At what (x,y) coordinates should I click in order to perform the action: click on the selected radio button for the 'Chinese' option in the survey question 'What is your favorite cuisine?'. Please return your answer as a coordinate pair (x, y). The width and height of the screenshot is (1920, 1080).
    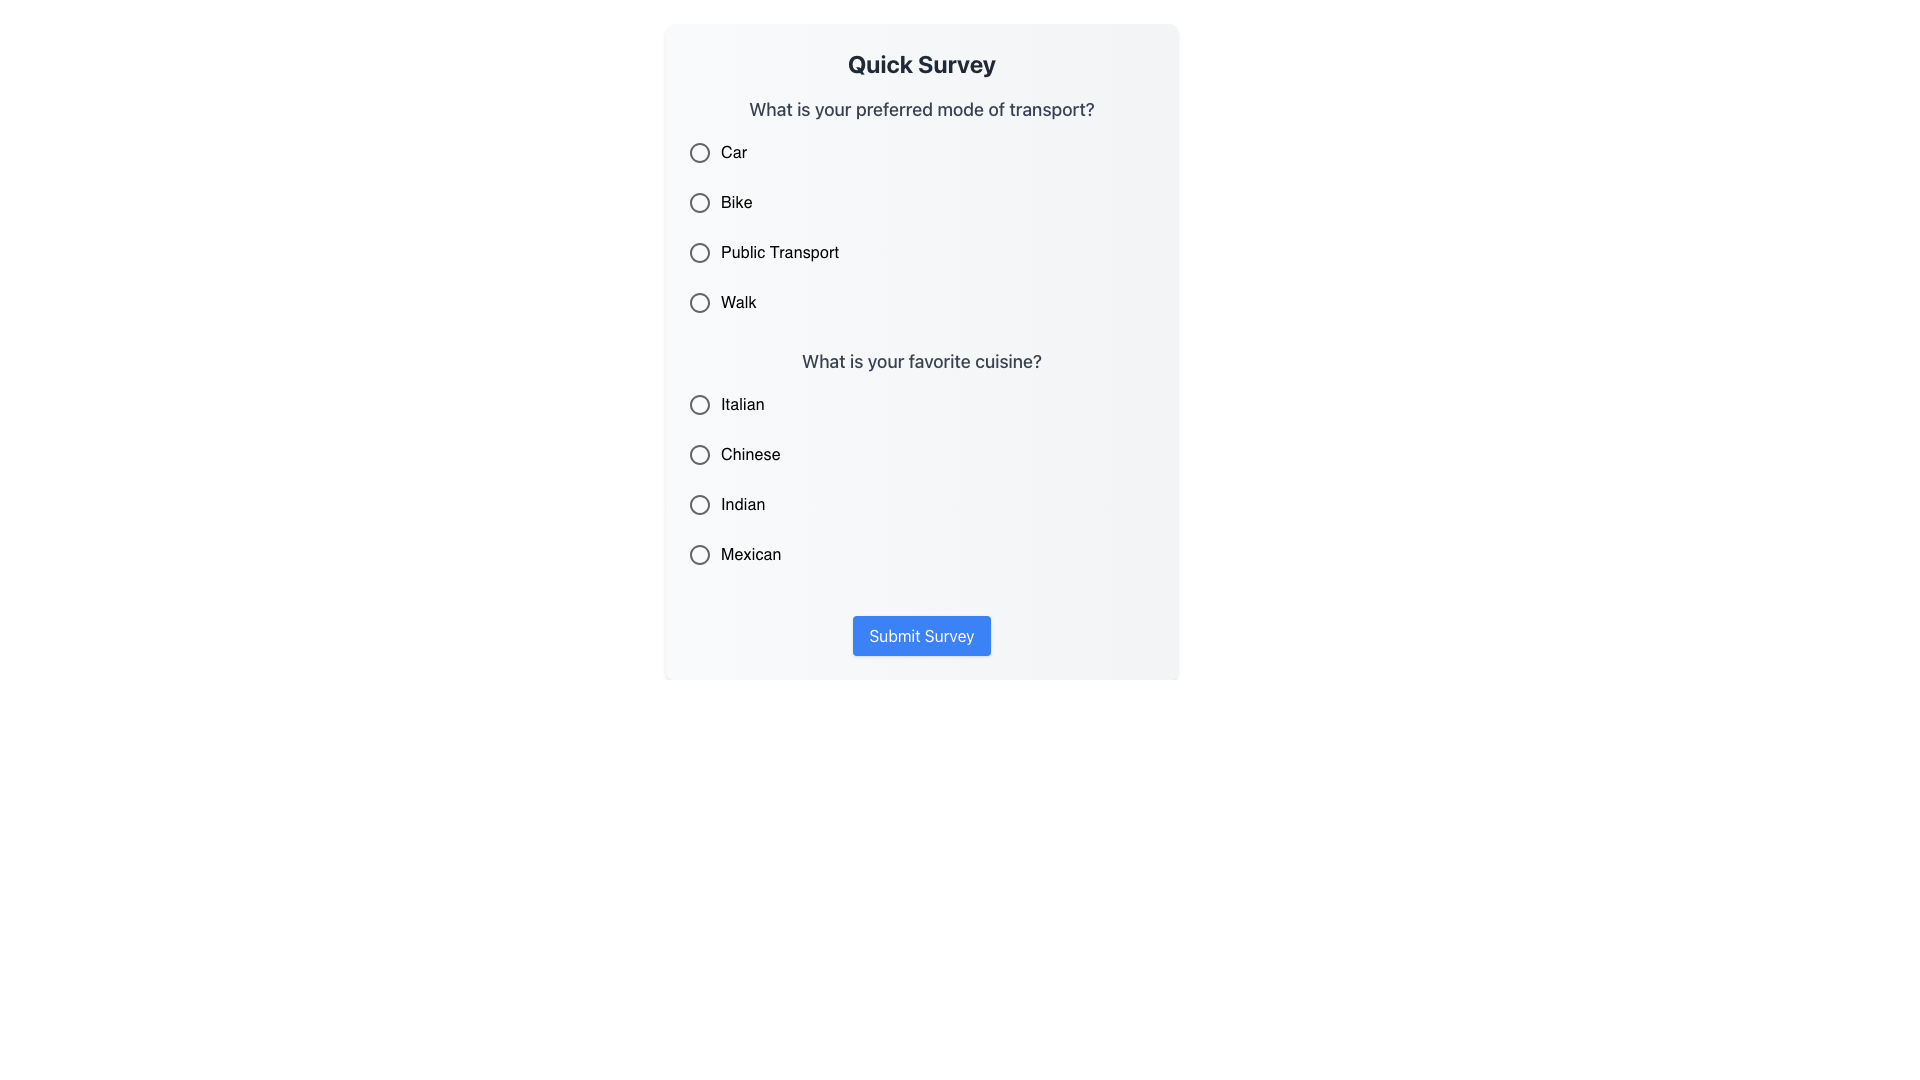
    Looking at the image, I should click on (700, 455).